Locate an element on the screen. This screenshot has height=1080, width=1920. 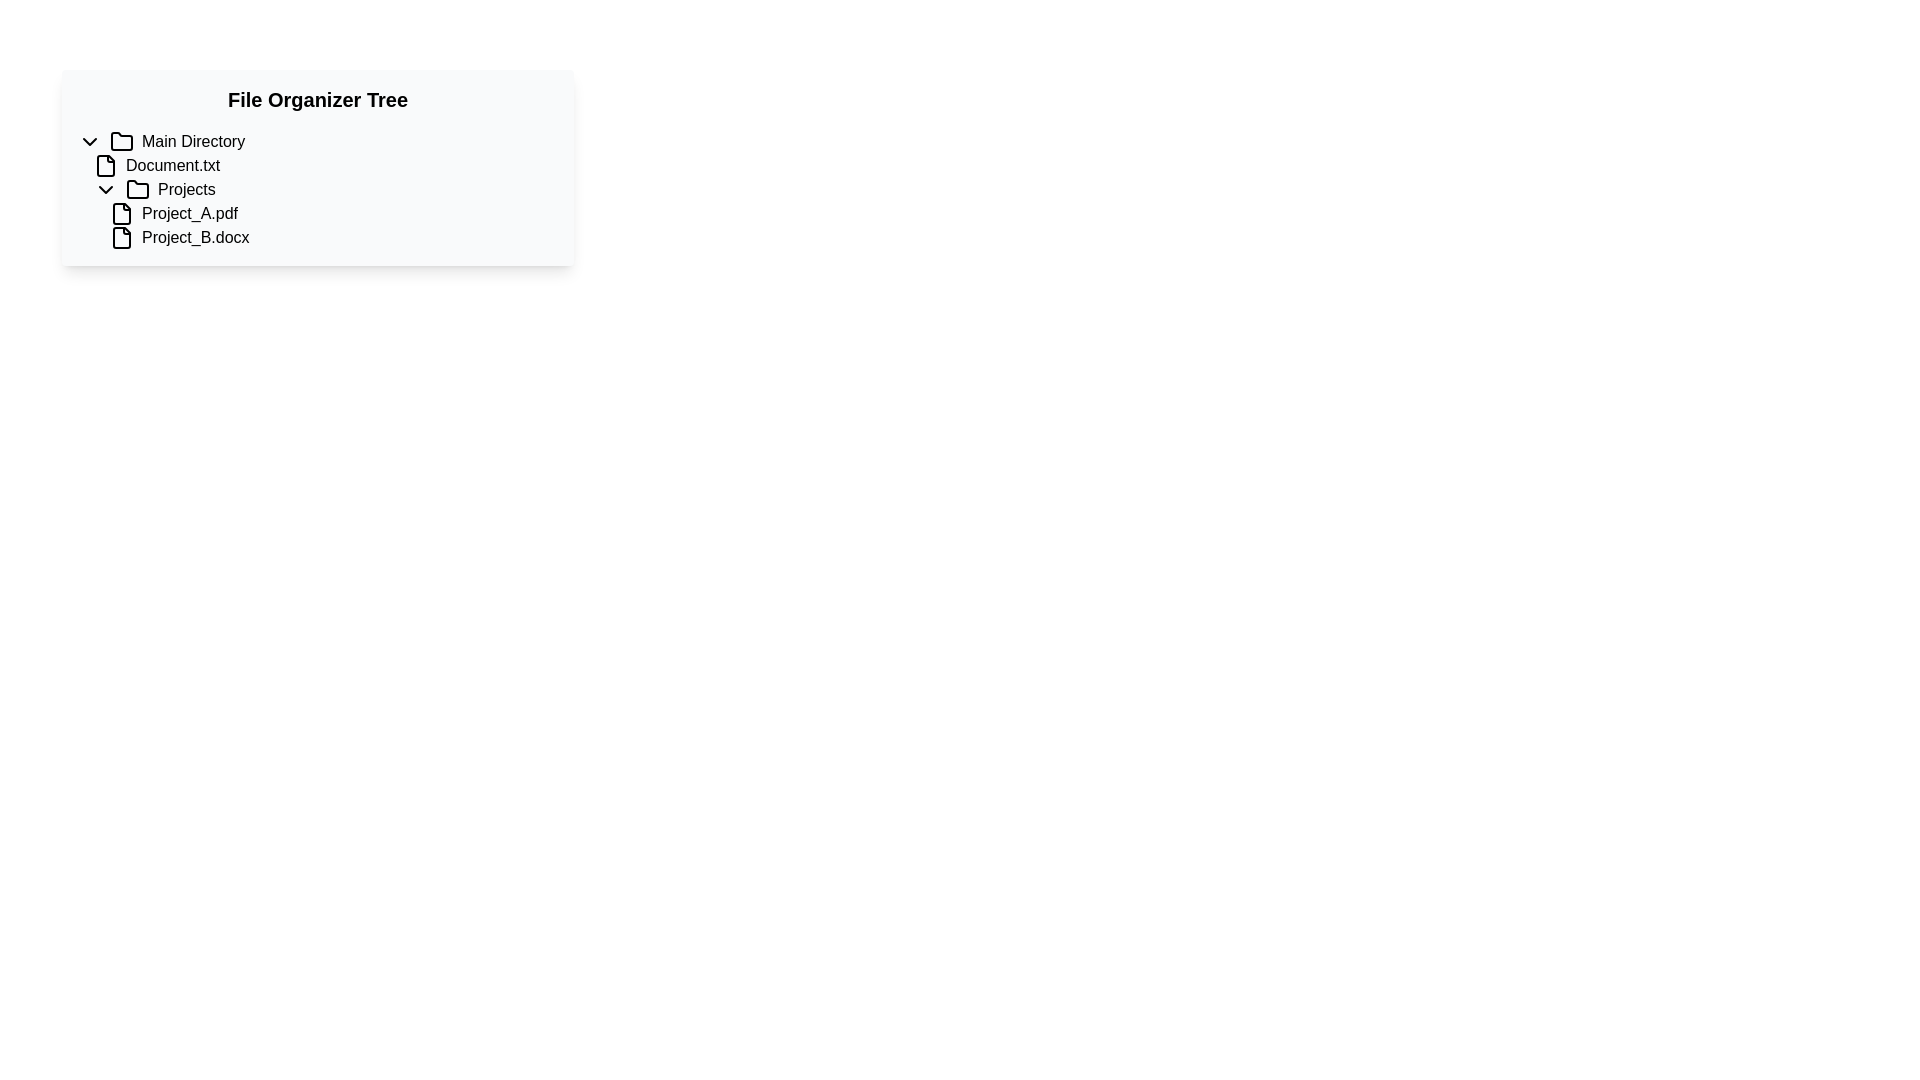
the stylized black folder icon located to the left of the 'Main Directory' text label is located at coordinates (120, 141).